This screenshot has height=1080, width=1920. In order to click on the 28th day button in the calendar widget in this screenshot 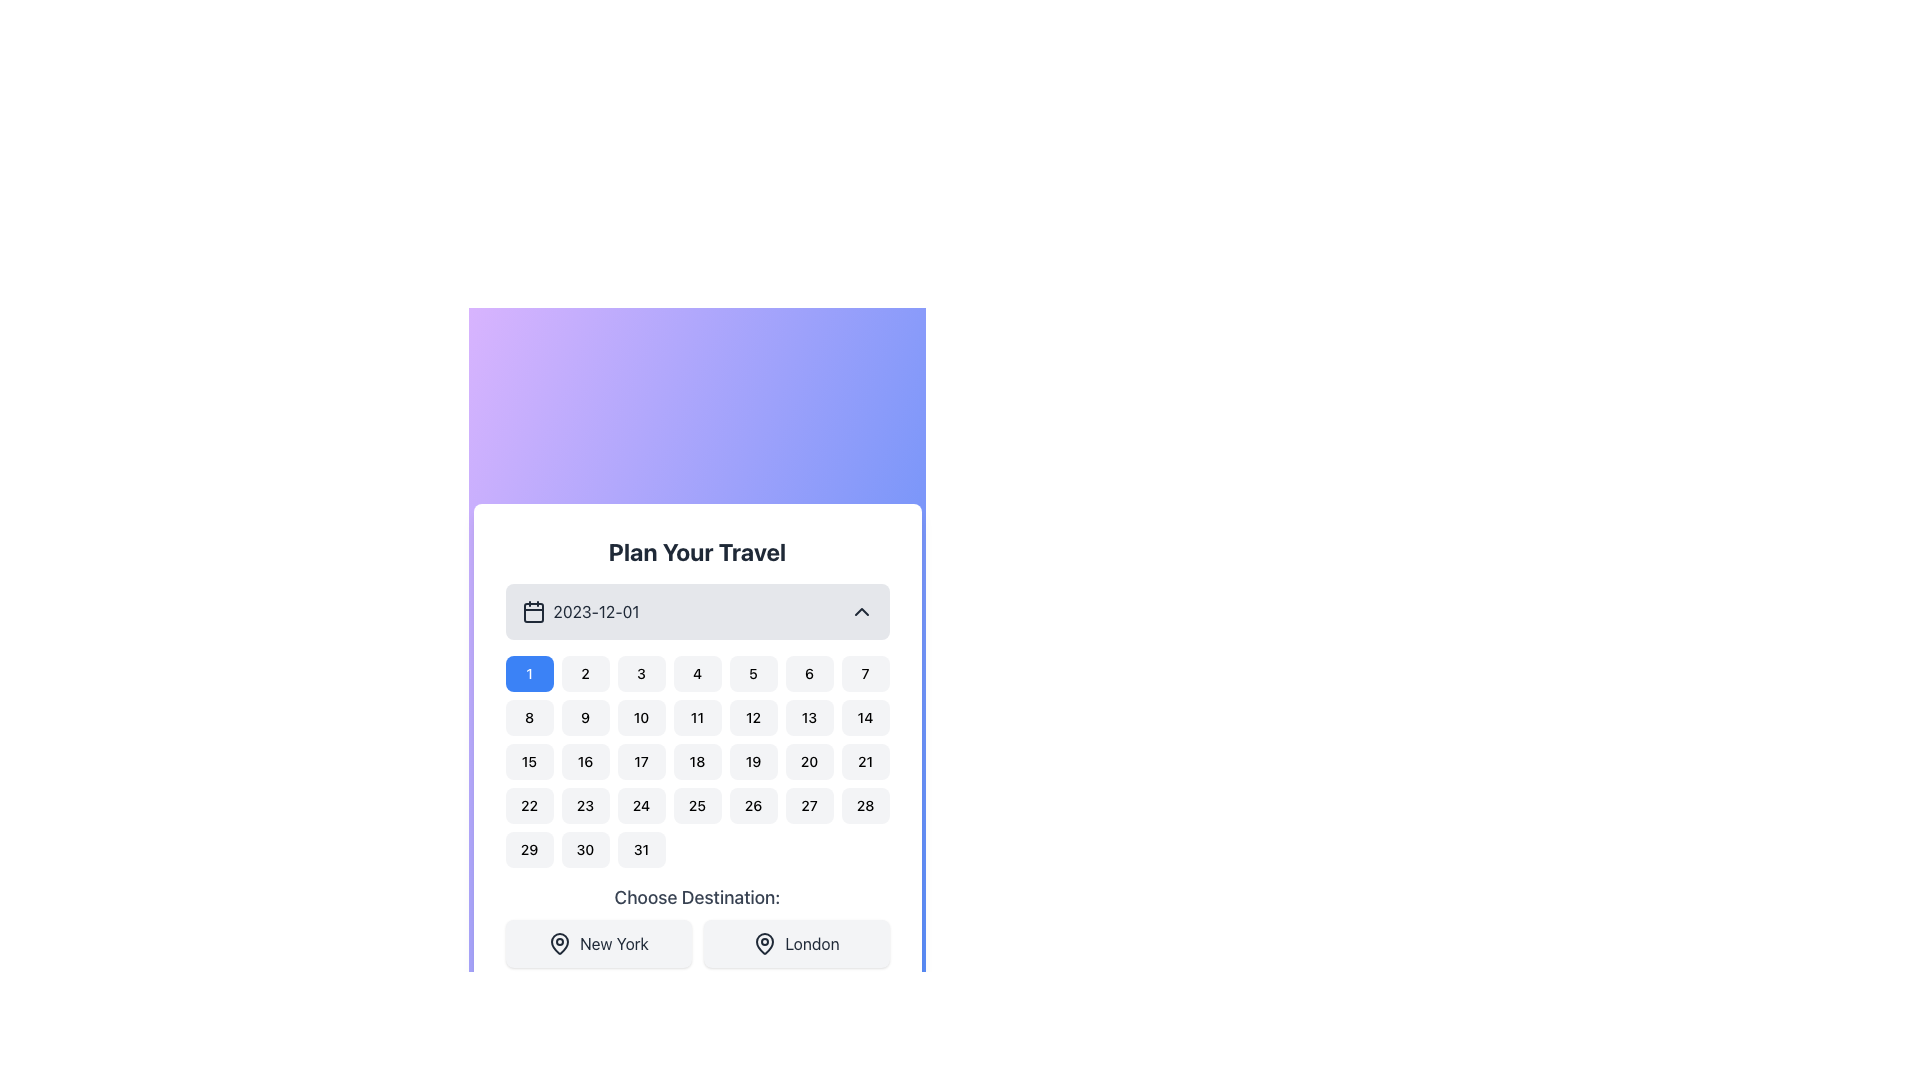, I will do `click(865, 805)`.